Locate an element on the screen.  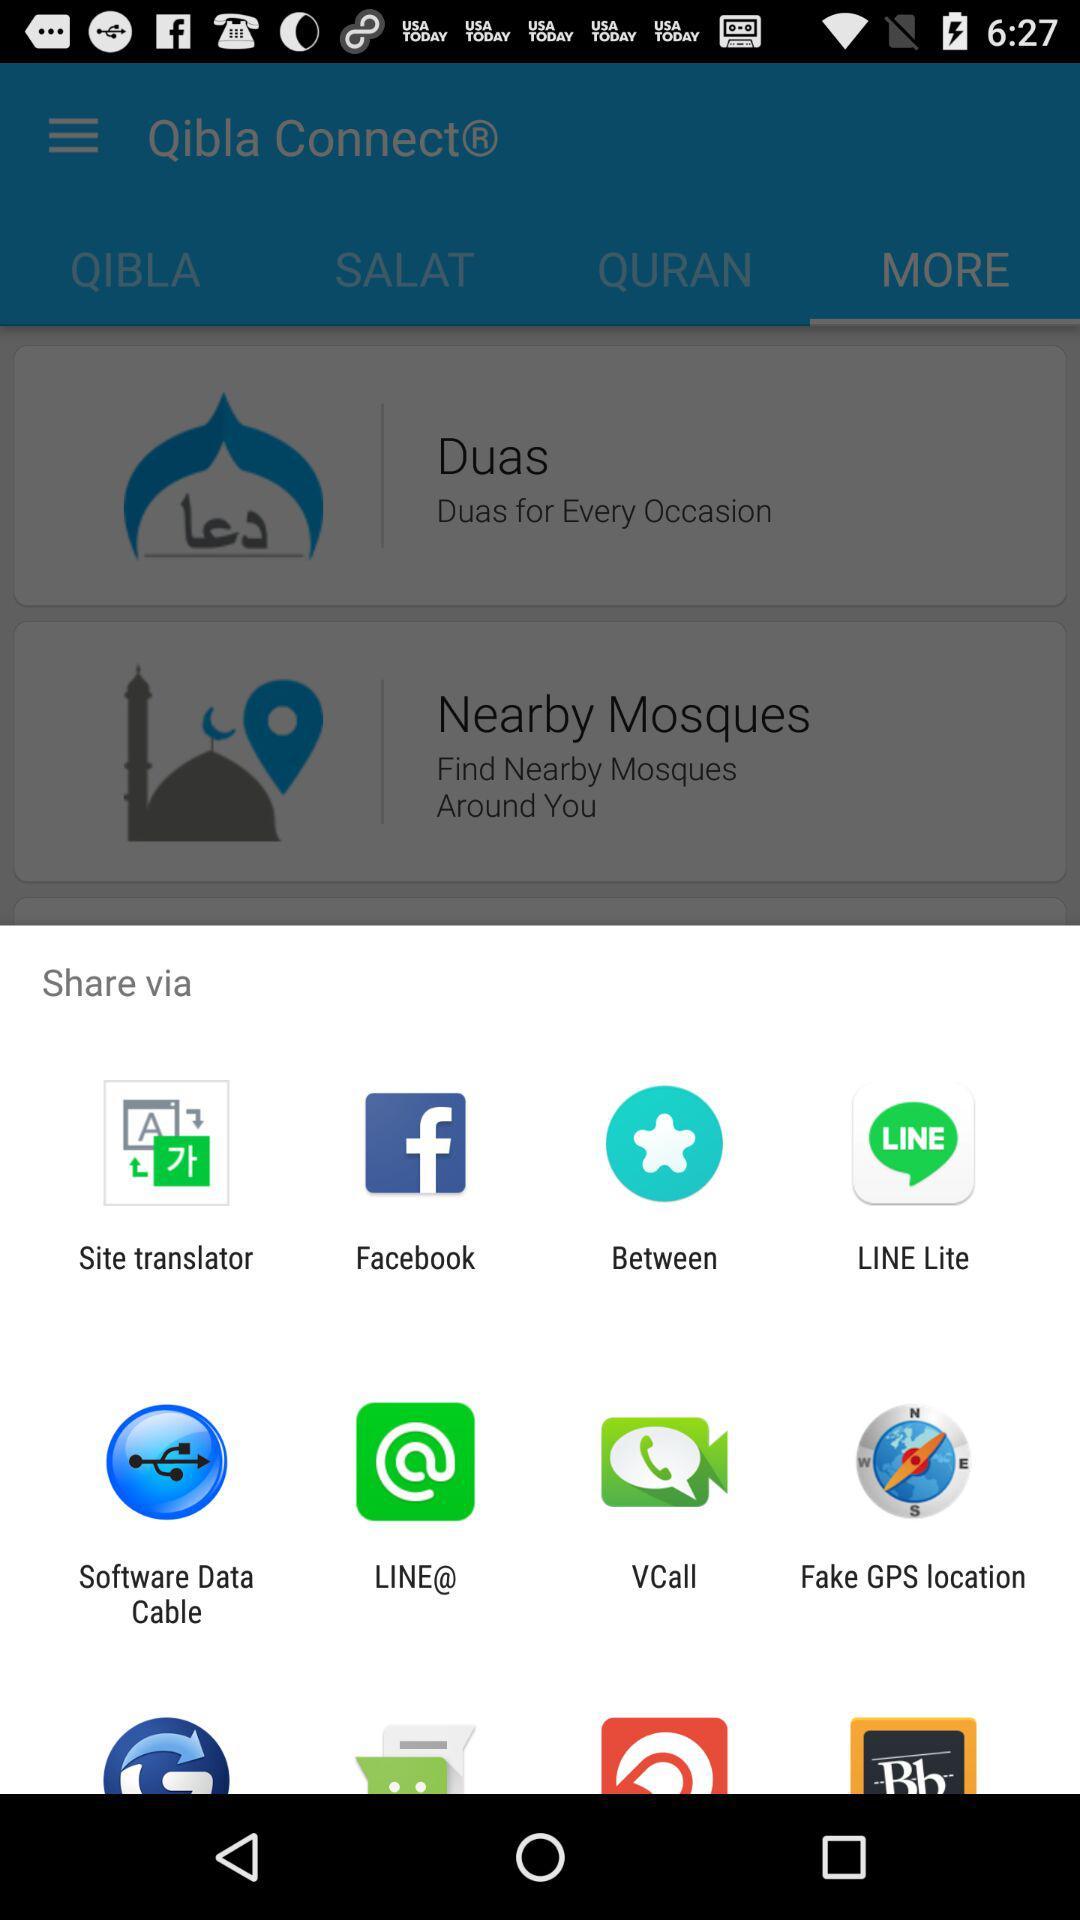
site translator is located at coordinates (165, 1274).